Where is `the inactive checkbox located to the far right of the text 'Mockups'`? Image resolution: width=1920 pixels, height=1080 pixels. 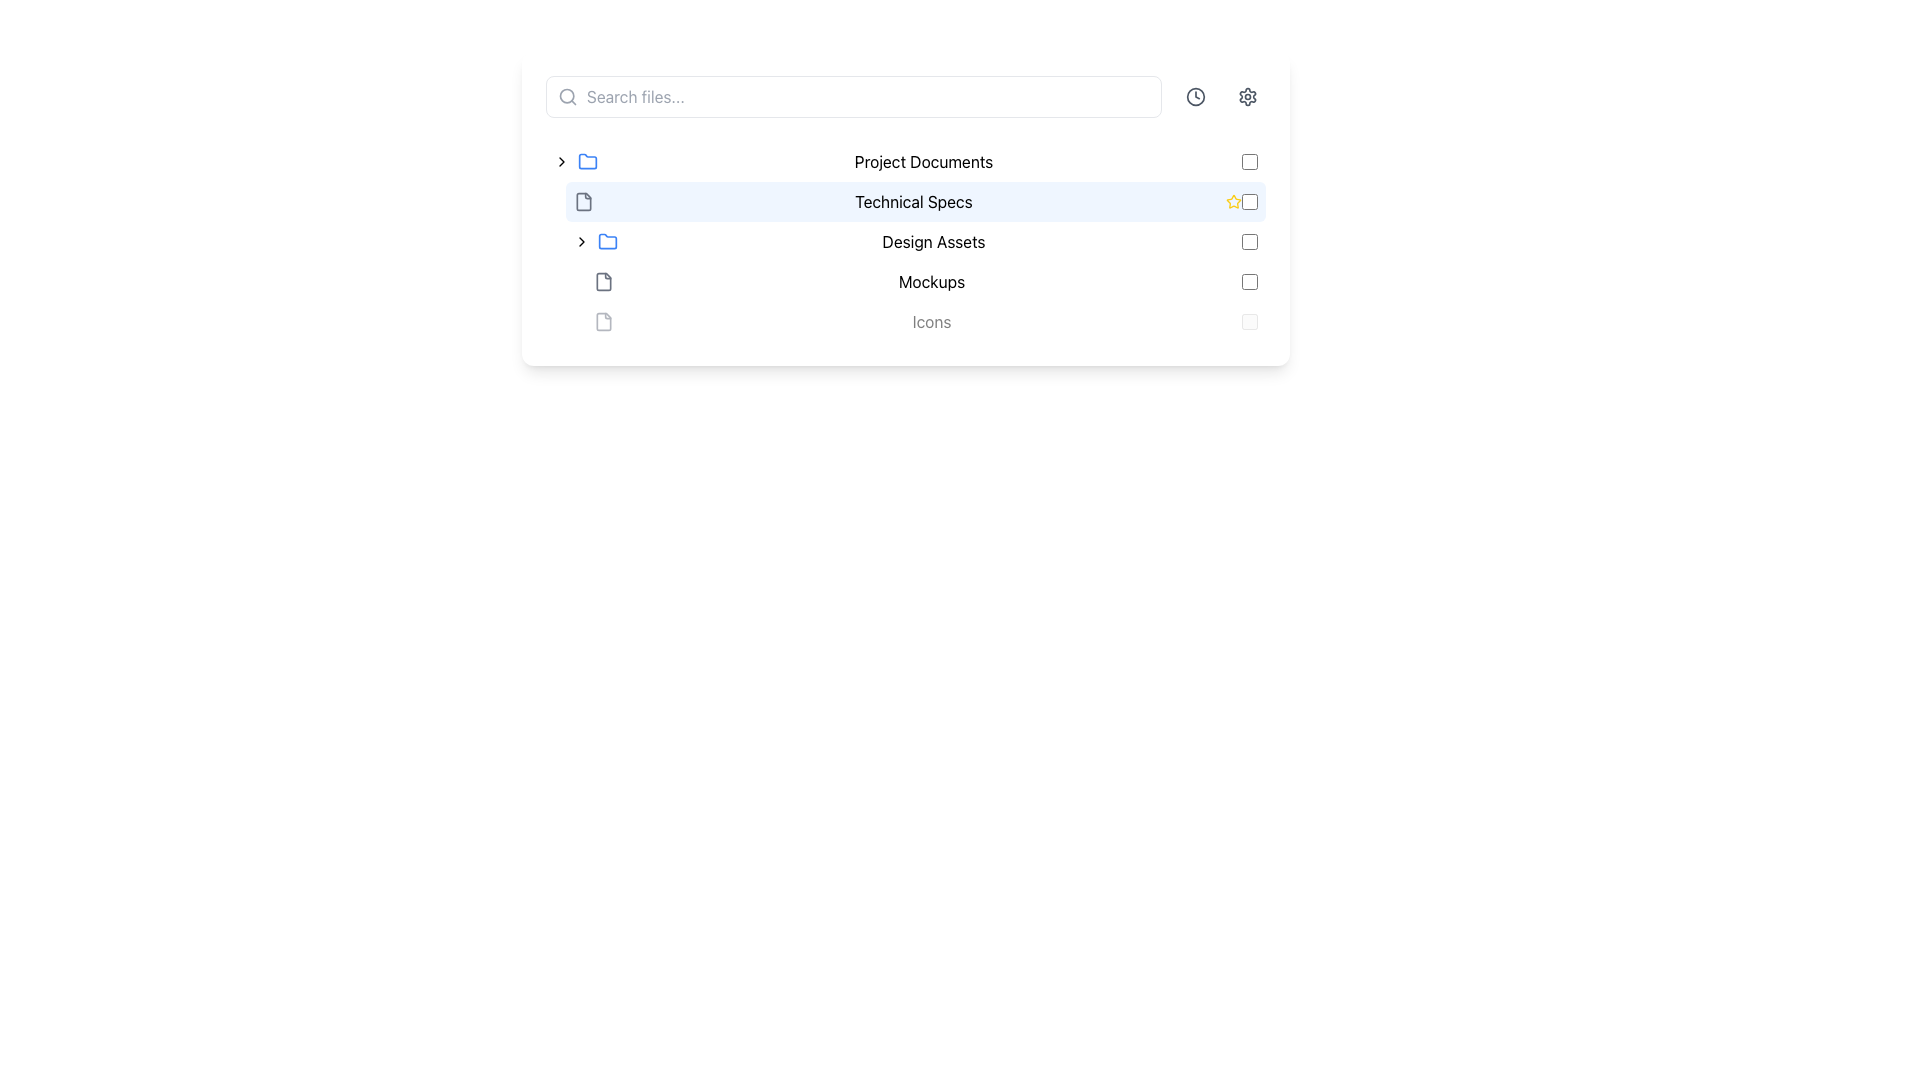
the inactive checkbox located to the far right of the text 'Mockups' is located at coordinates (1248, 281).